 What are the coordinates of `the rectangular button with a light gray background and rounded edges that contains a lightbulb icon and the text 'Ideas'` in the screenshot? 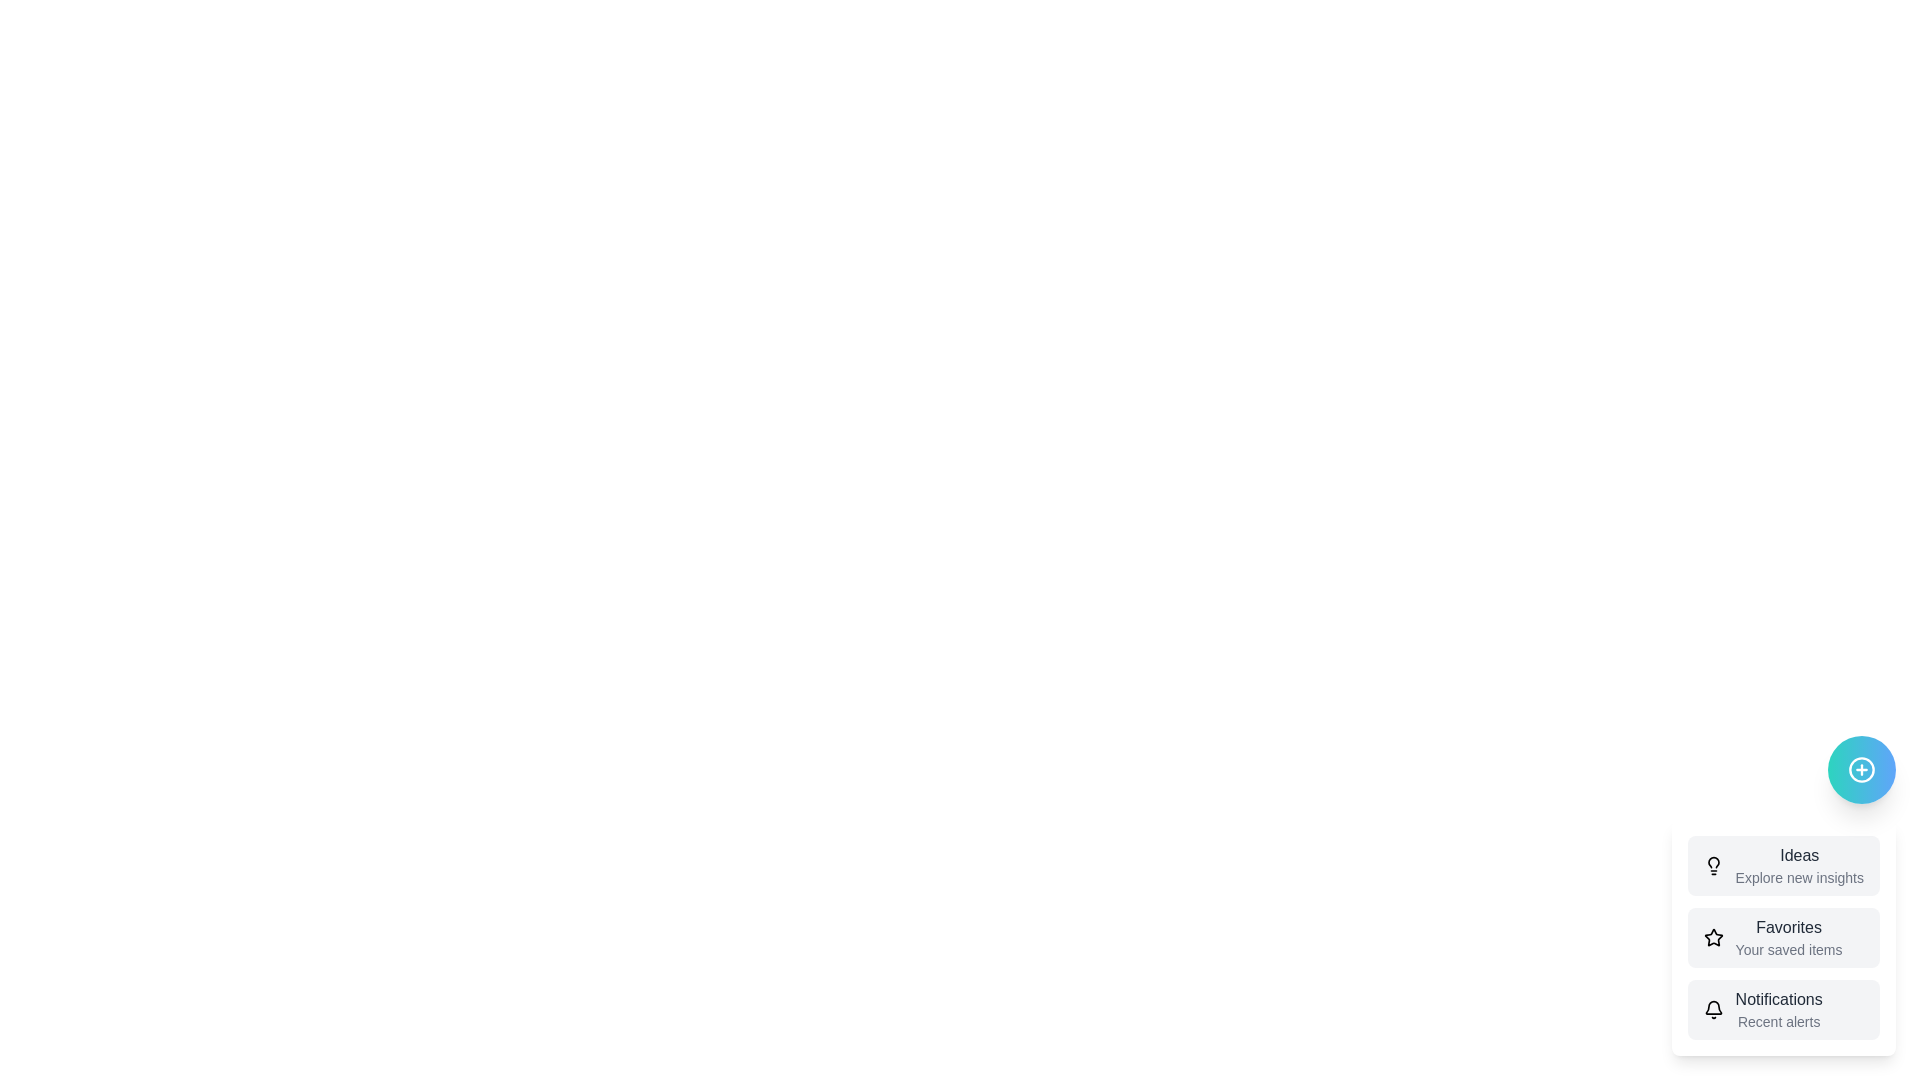 It's located at (1783, 865).